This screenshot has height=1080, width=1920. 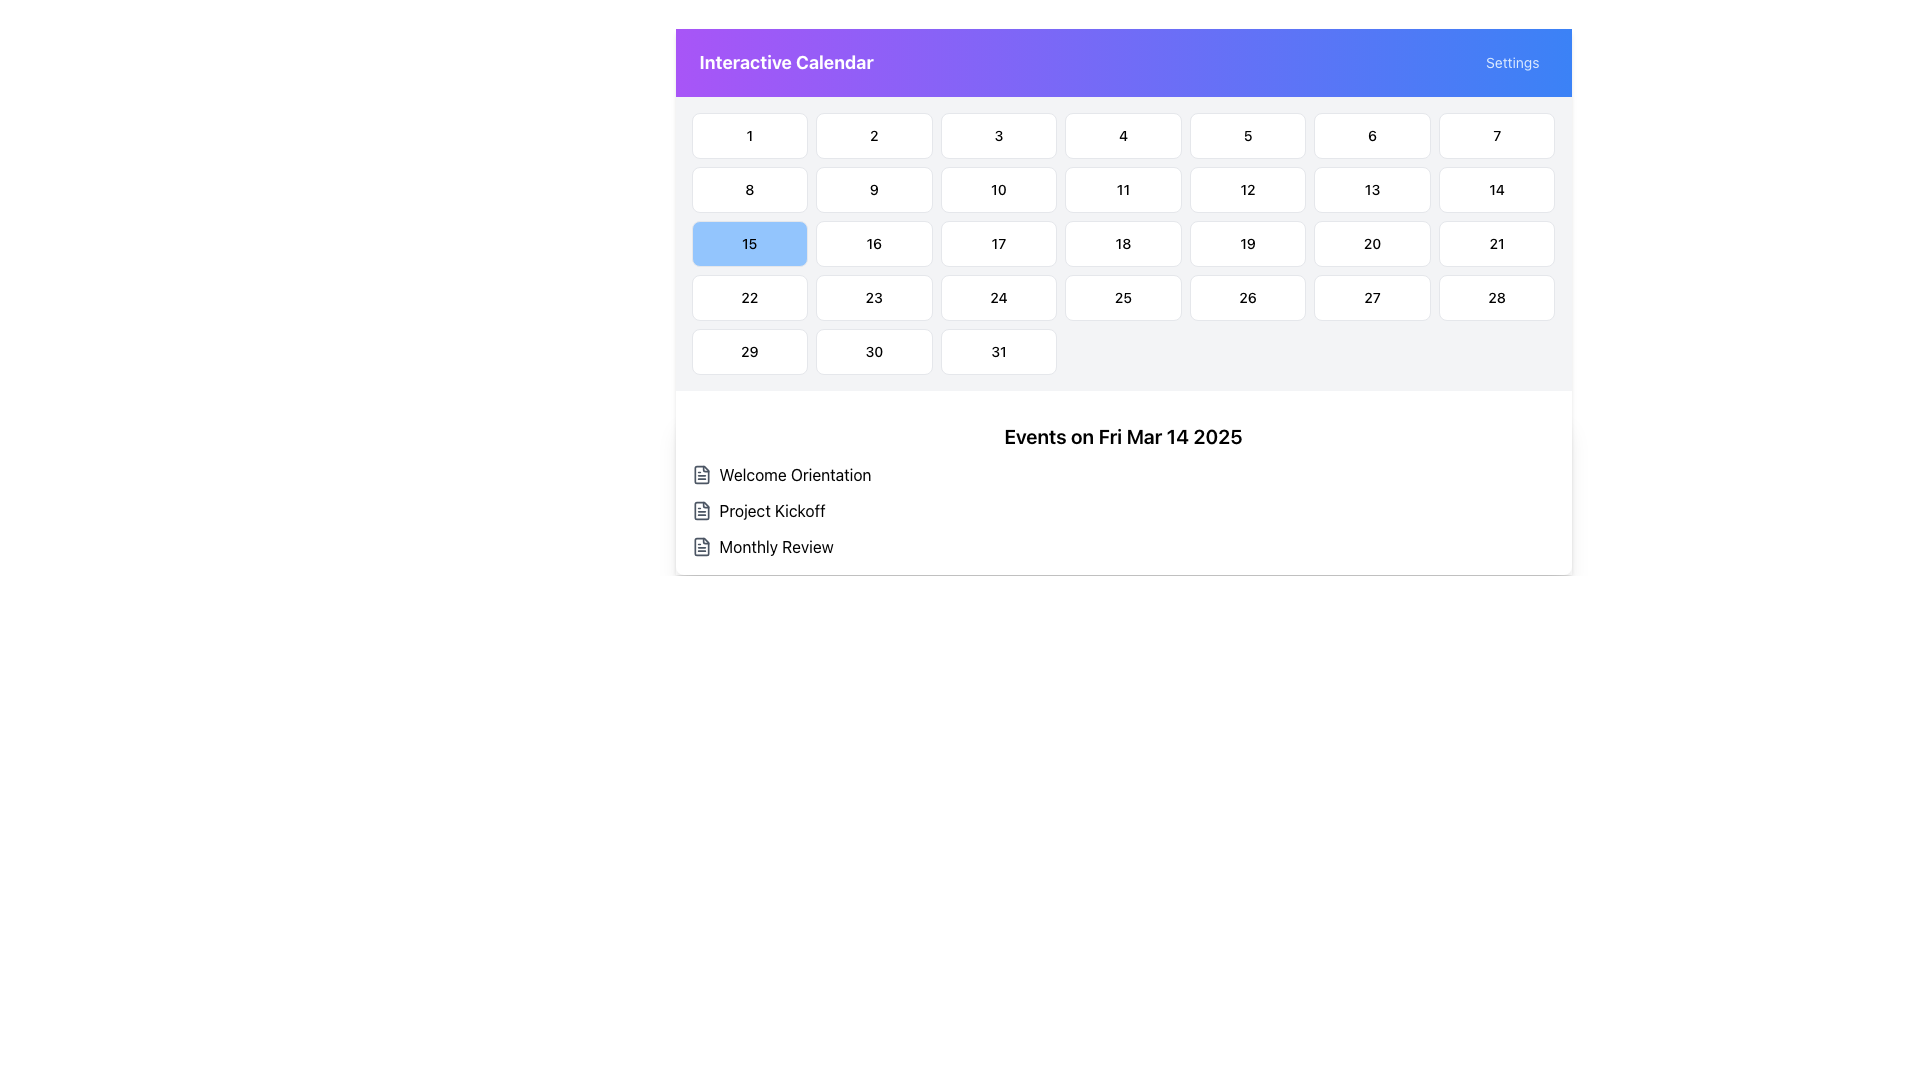 What do you see at coordinates (998, 189) in the screenshot?
I see `the text label displaying the number '10' located in the second row and third column of the calendar grid under the 'Interactive Calendar' heading` at bounding box center [998, 189].